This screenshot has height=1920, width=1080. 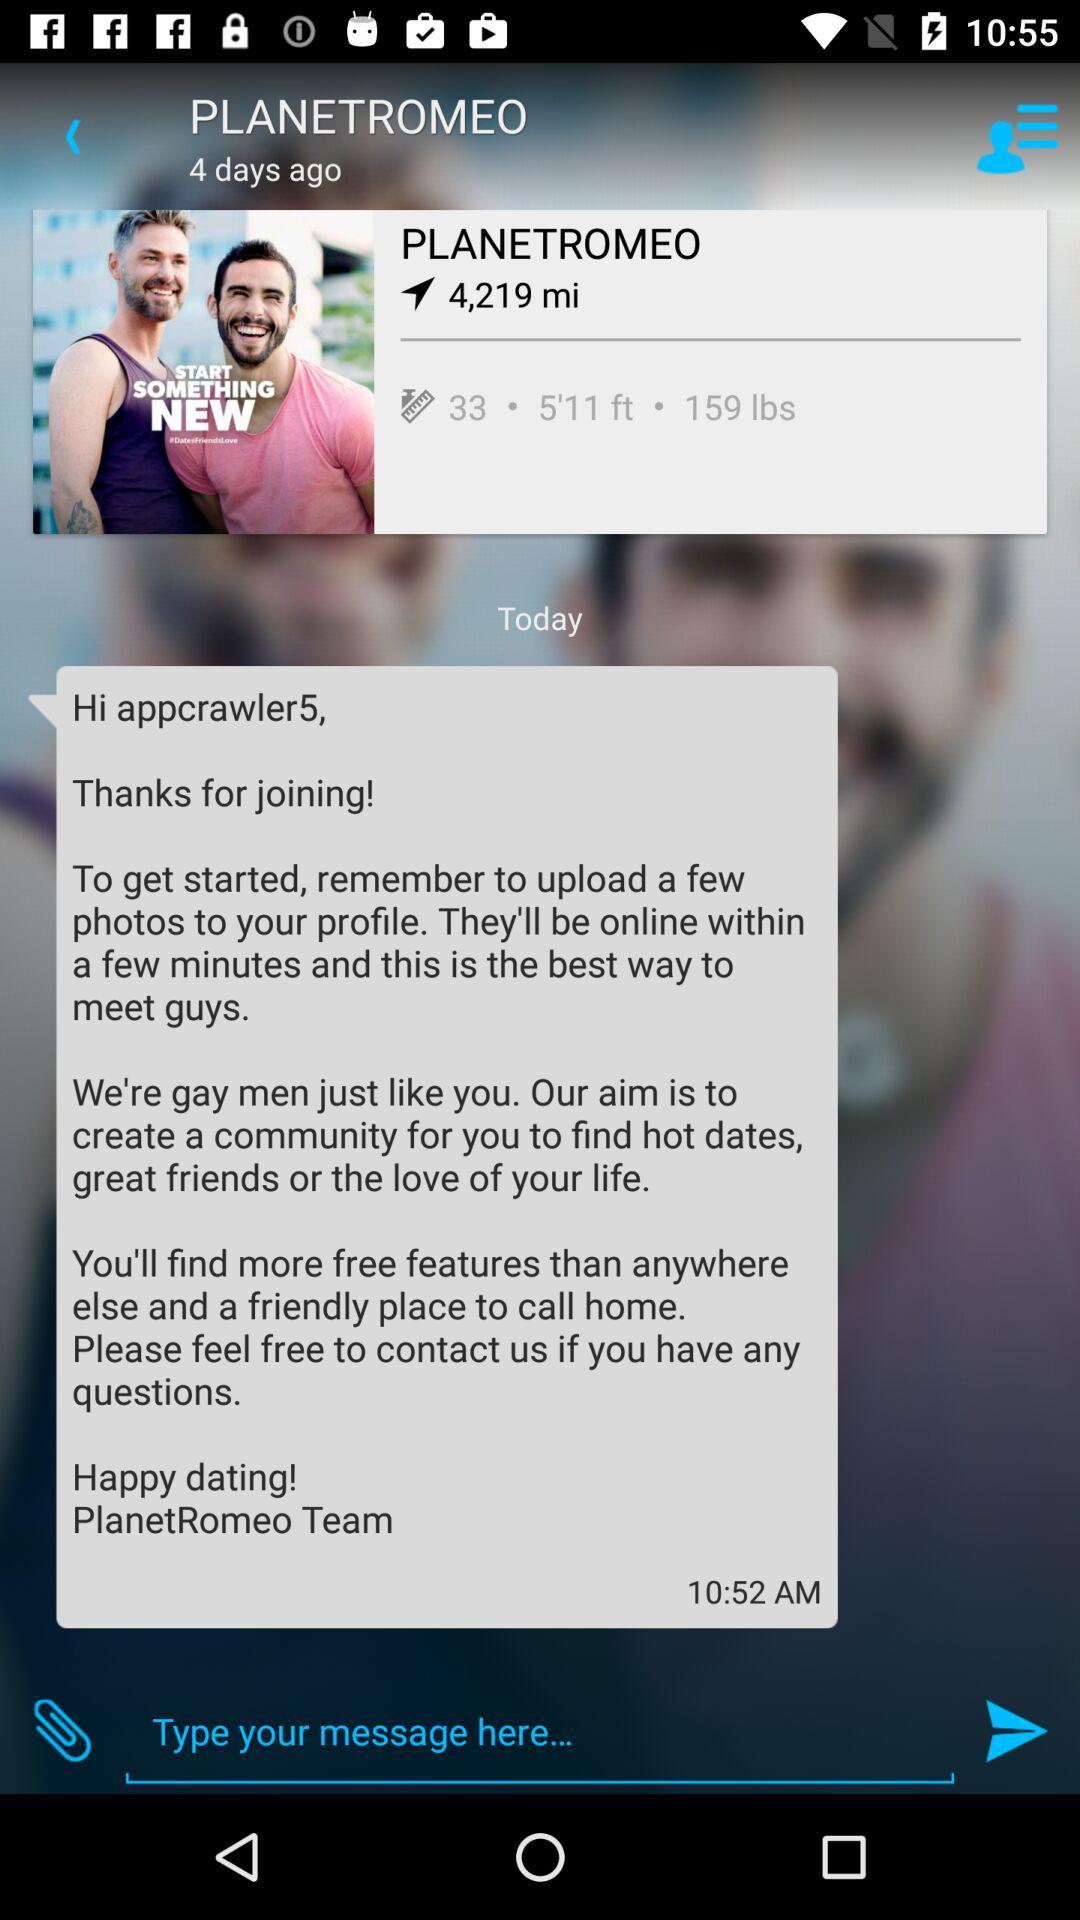 I want to click on item at the bottom left corner, so click(x=61, y=1730).